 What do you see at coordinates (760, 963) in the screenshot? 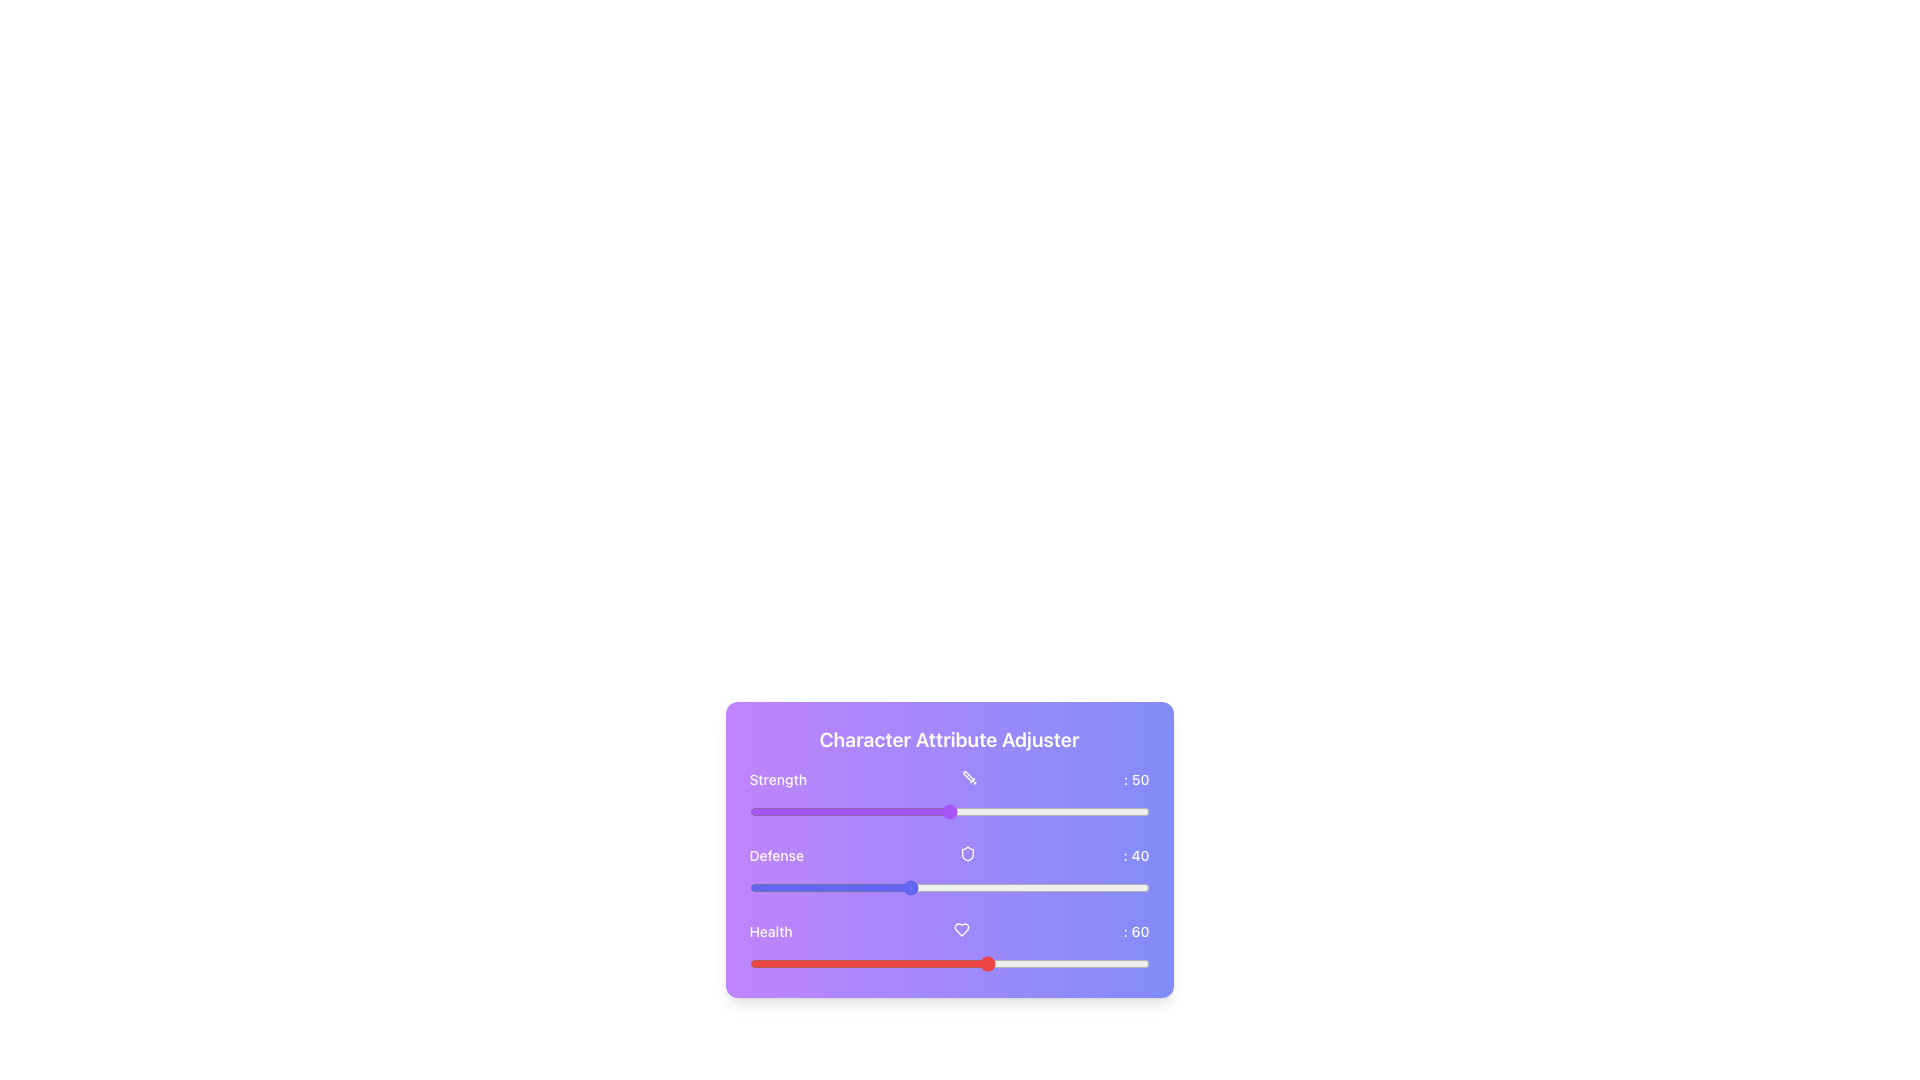
I see `health` at bounding box center [760, 963].